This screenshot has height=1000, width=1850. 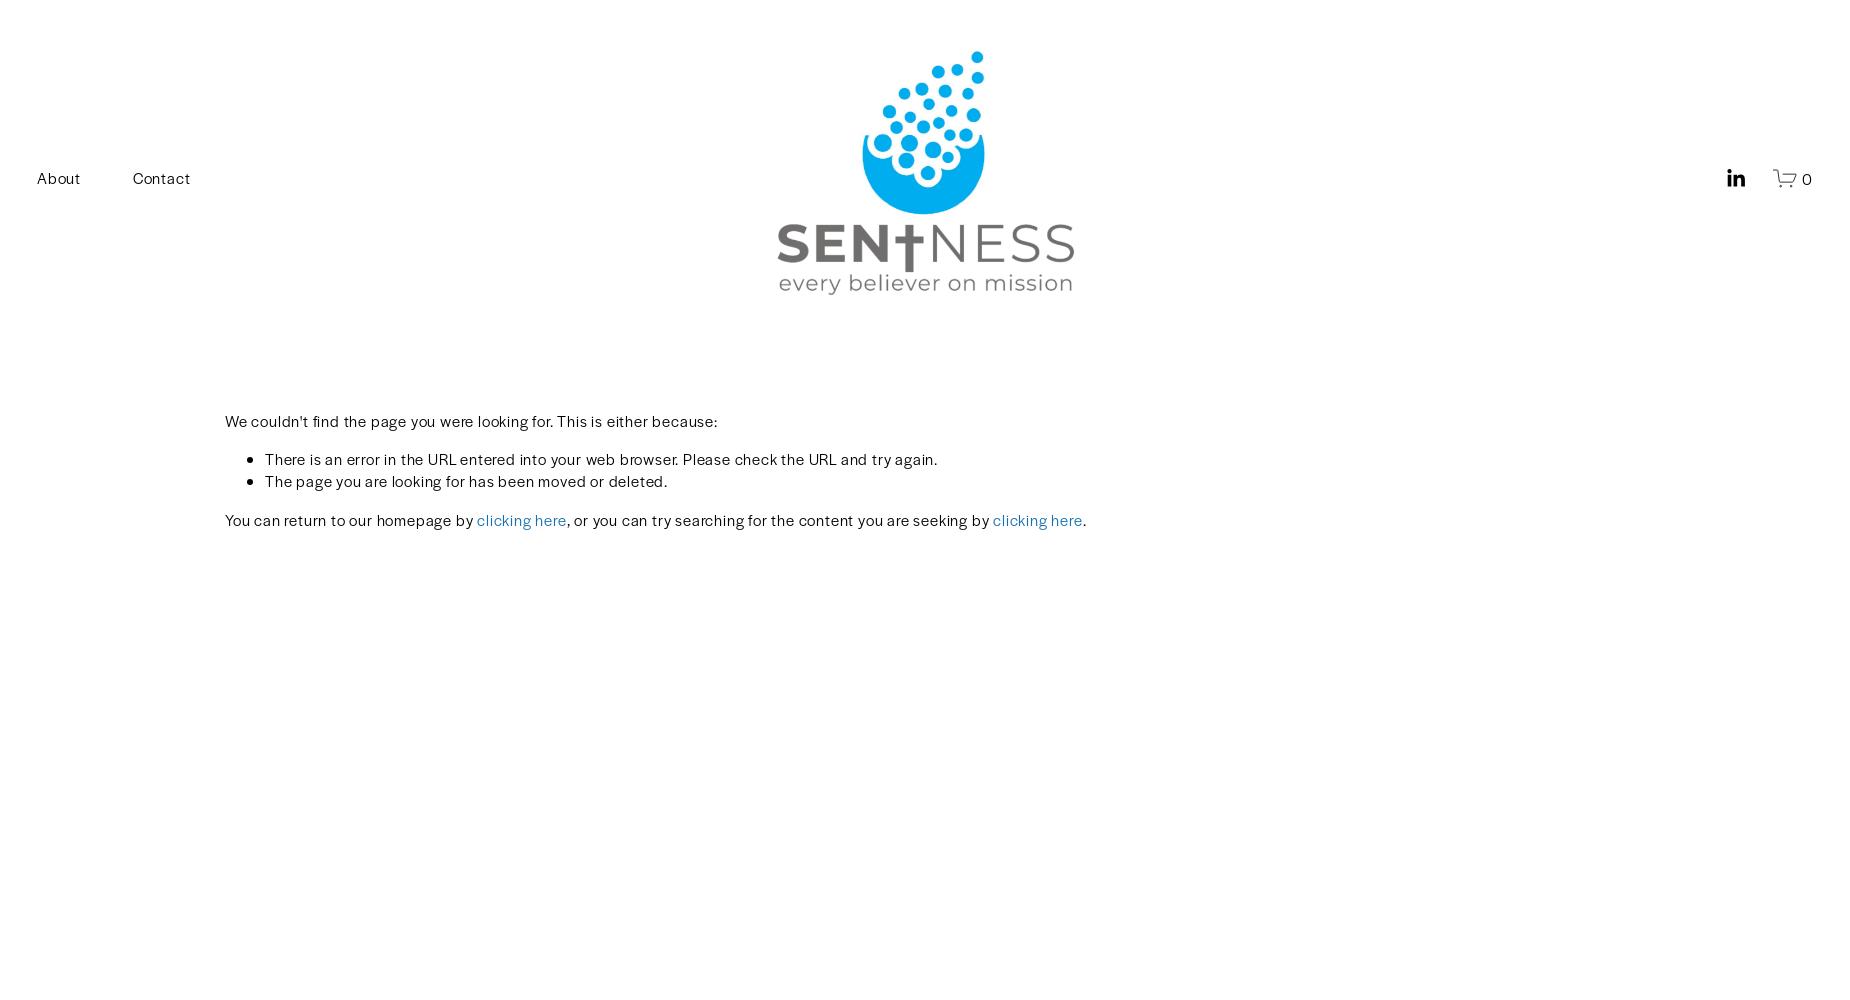 What do you see at coordinates (779, 518) in the screenshot?
I see `', or you can try searching for the
  content you are seeking by'` at bounding box center [779, 518].